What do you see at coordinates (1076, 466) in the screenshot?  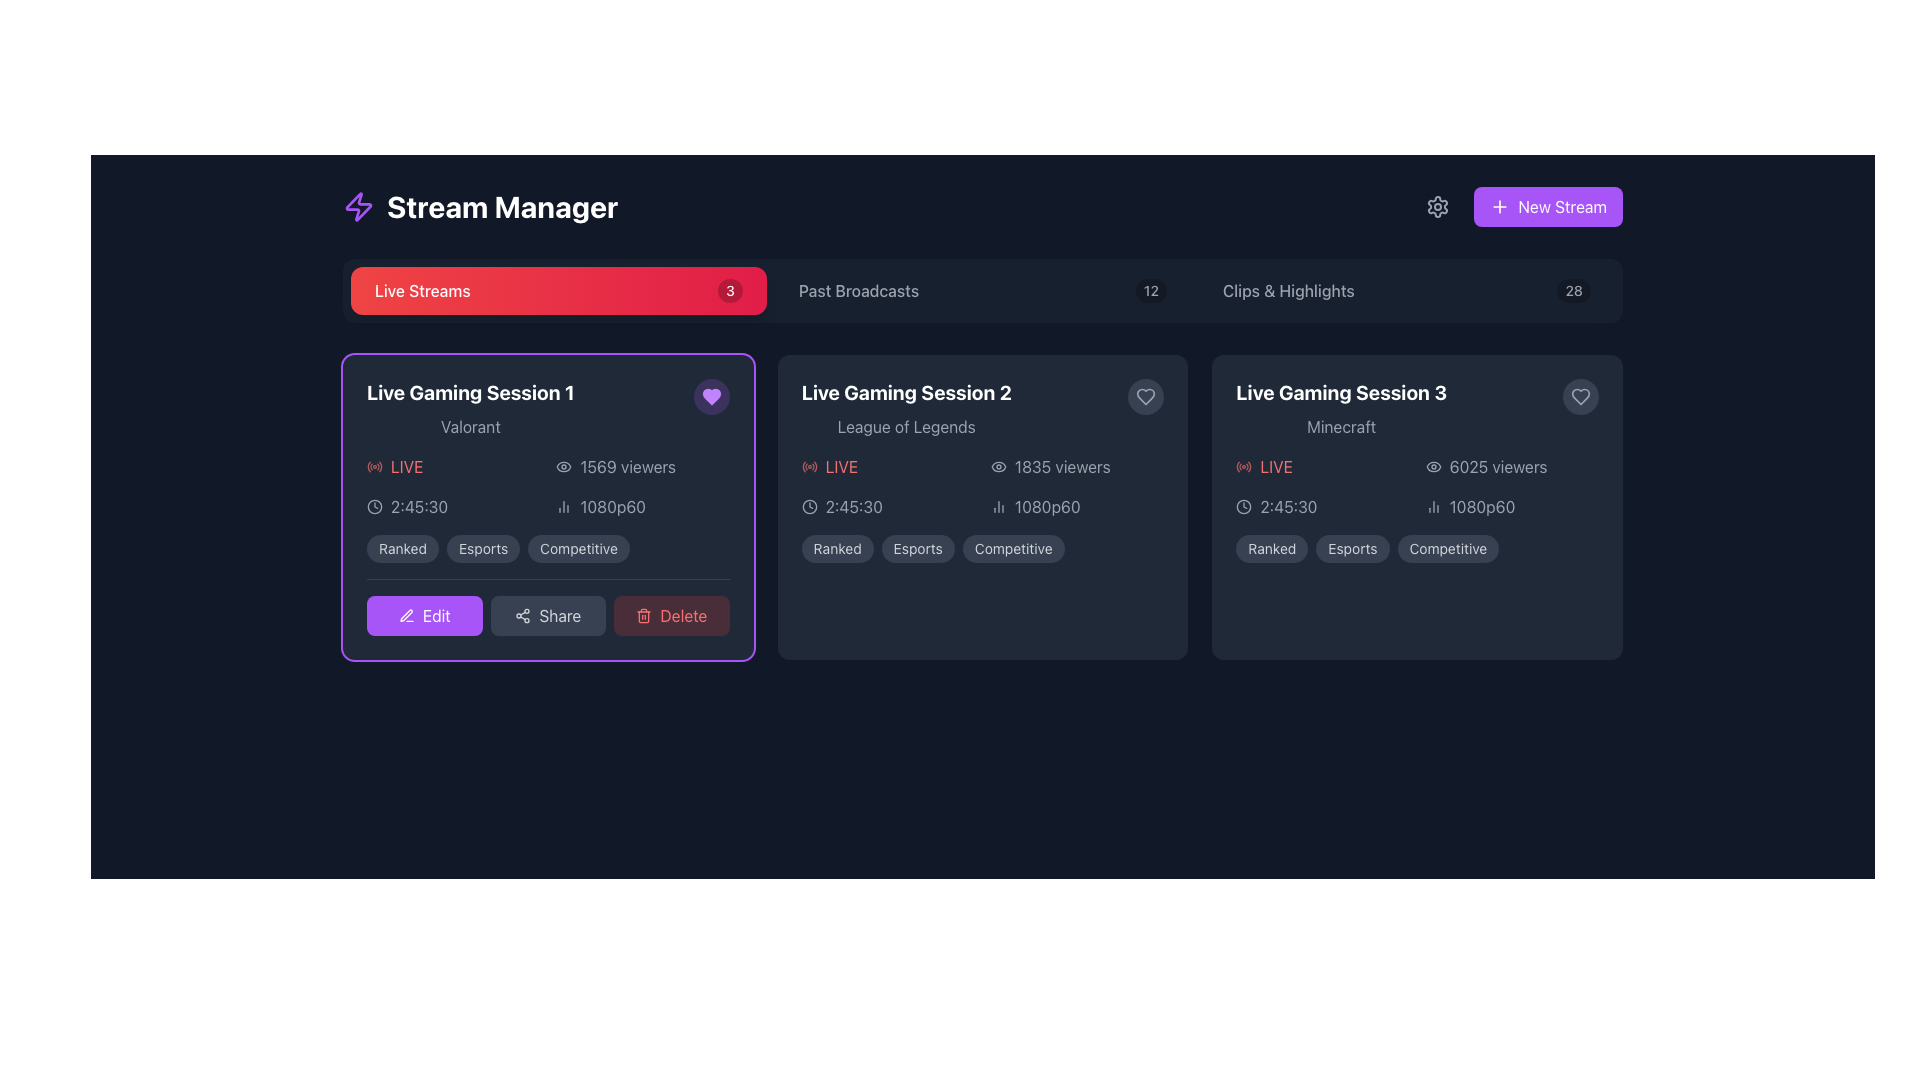 I see `the viewer count text label with icon located in the 'Live Gaming Session 2' card under 'League of Legends', to the right of the 'LIVE' label` at bounding box center [1076, 466].